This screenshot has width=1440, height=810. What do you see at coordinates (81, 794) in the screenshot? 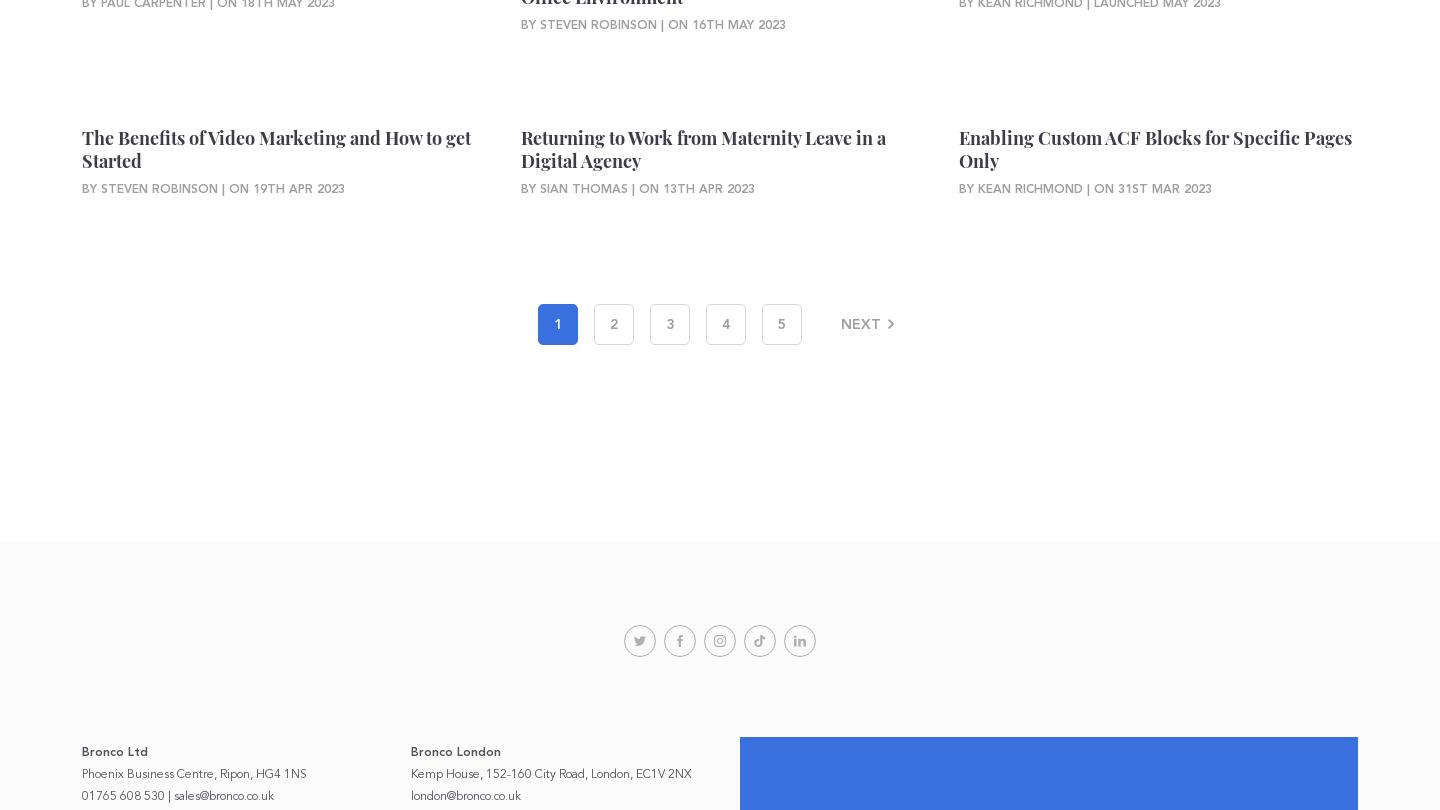
I see `'01765 608 530'` at bounding box center [81, 794].